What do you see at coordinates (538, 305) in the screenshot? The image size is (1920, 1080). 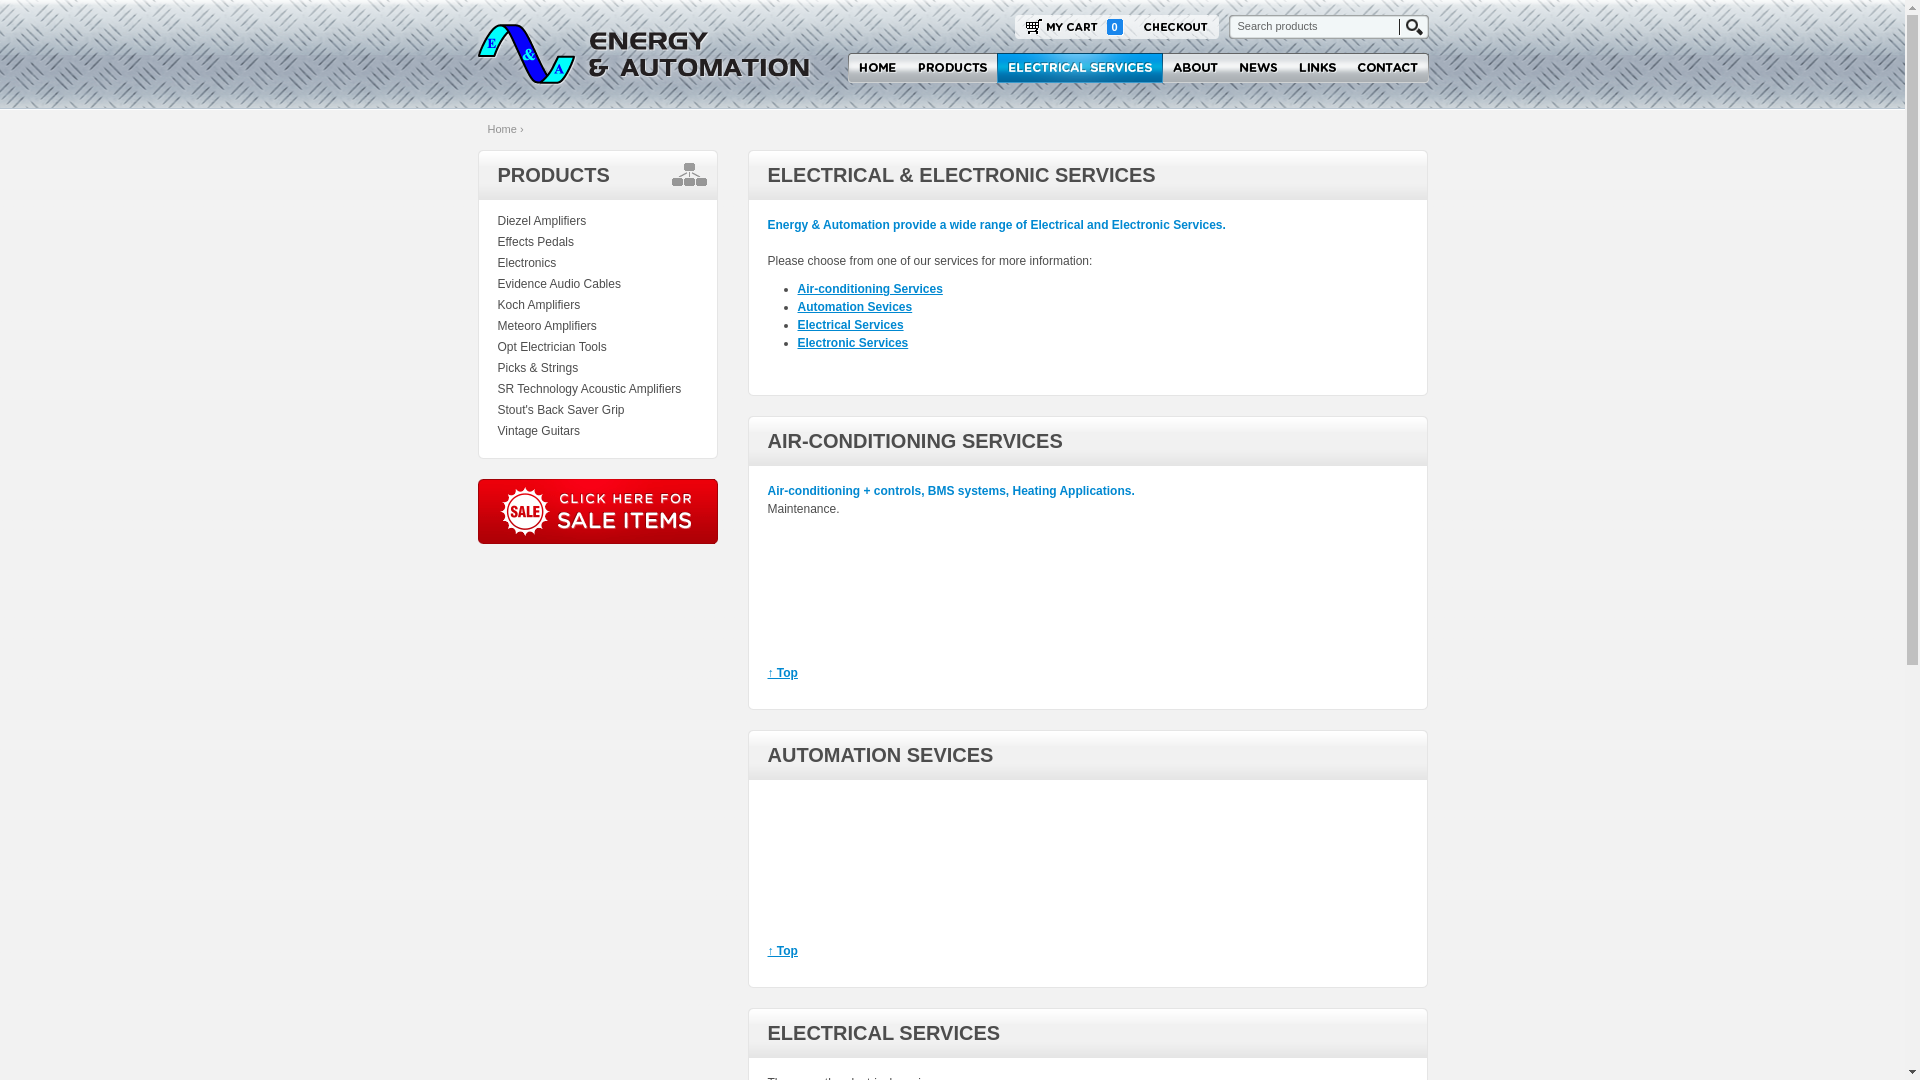 I see `'Koch Amplifiers'` at bounding box center [538, 305].